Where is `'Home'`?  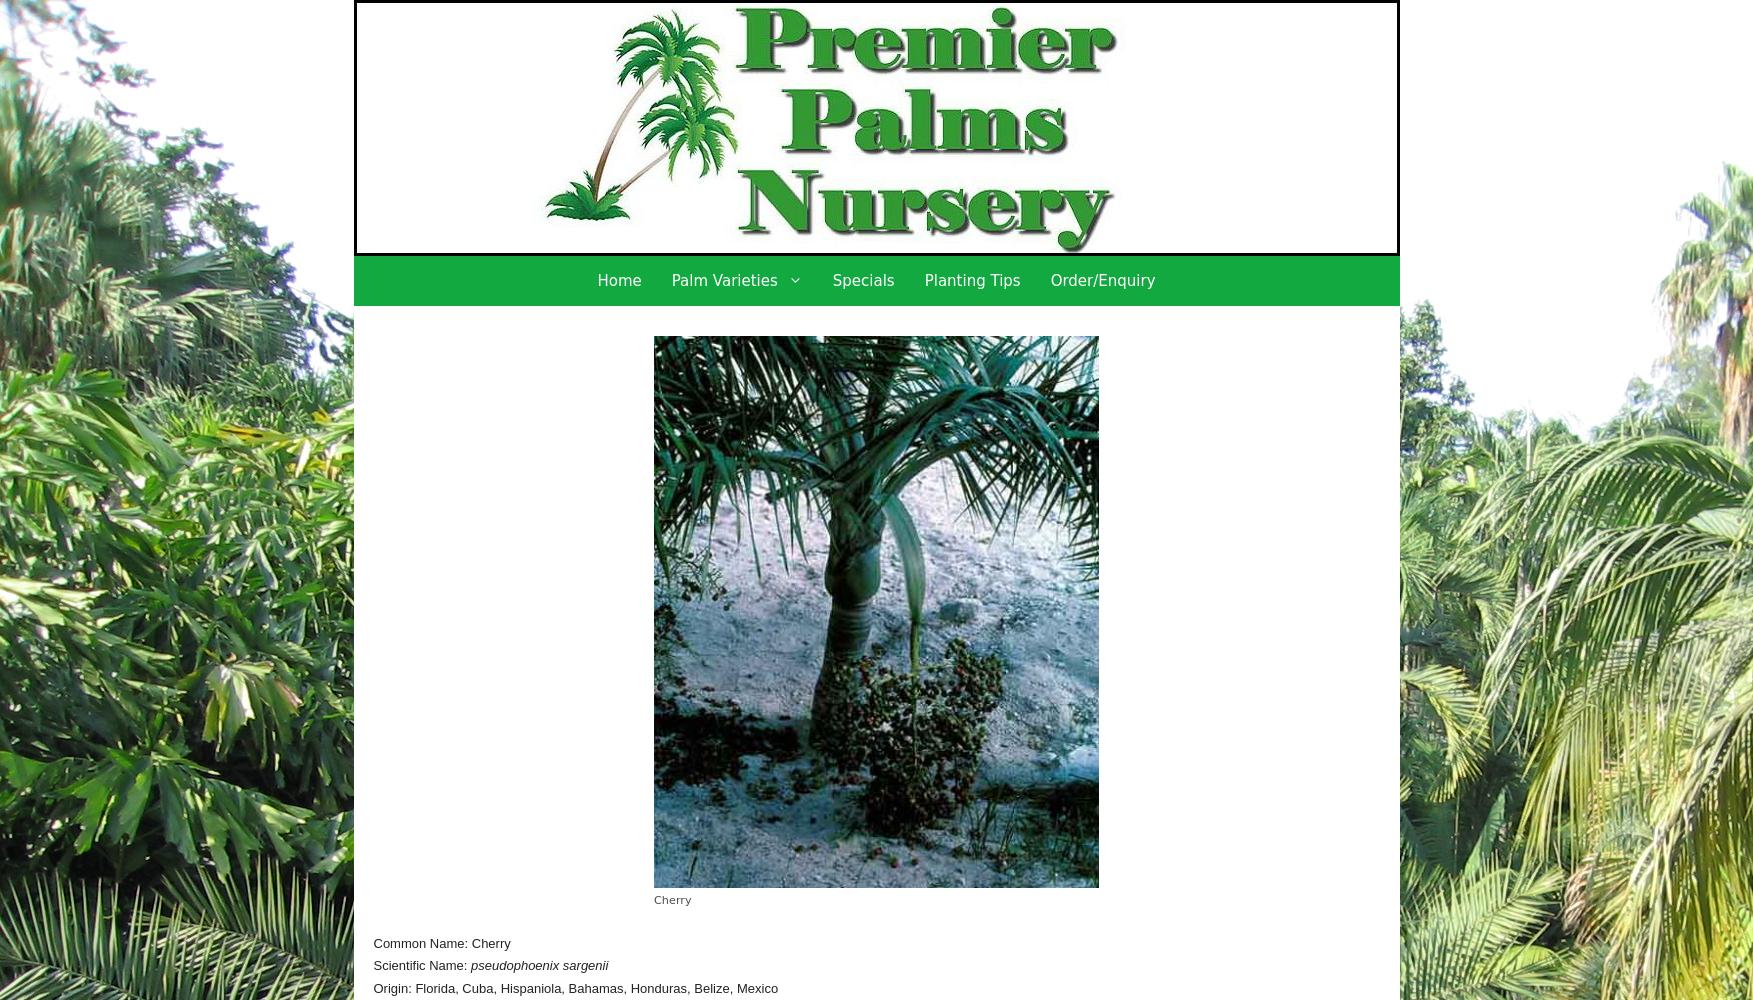 'Home' is located at coordinates (596, 281).